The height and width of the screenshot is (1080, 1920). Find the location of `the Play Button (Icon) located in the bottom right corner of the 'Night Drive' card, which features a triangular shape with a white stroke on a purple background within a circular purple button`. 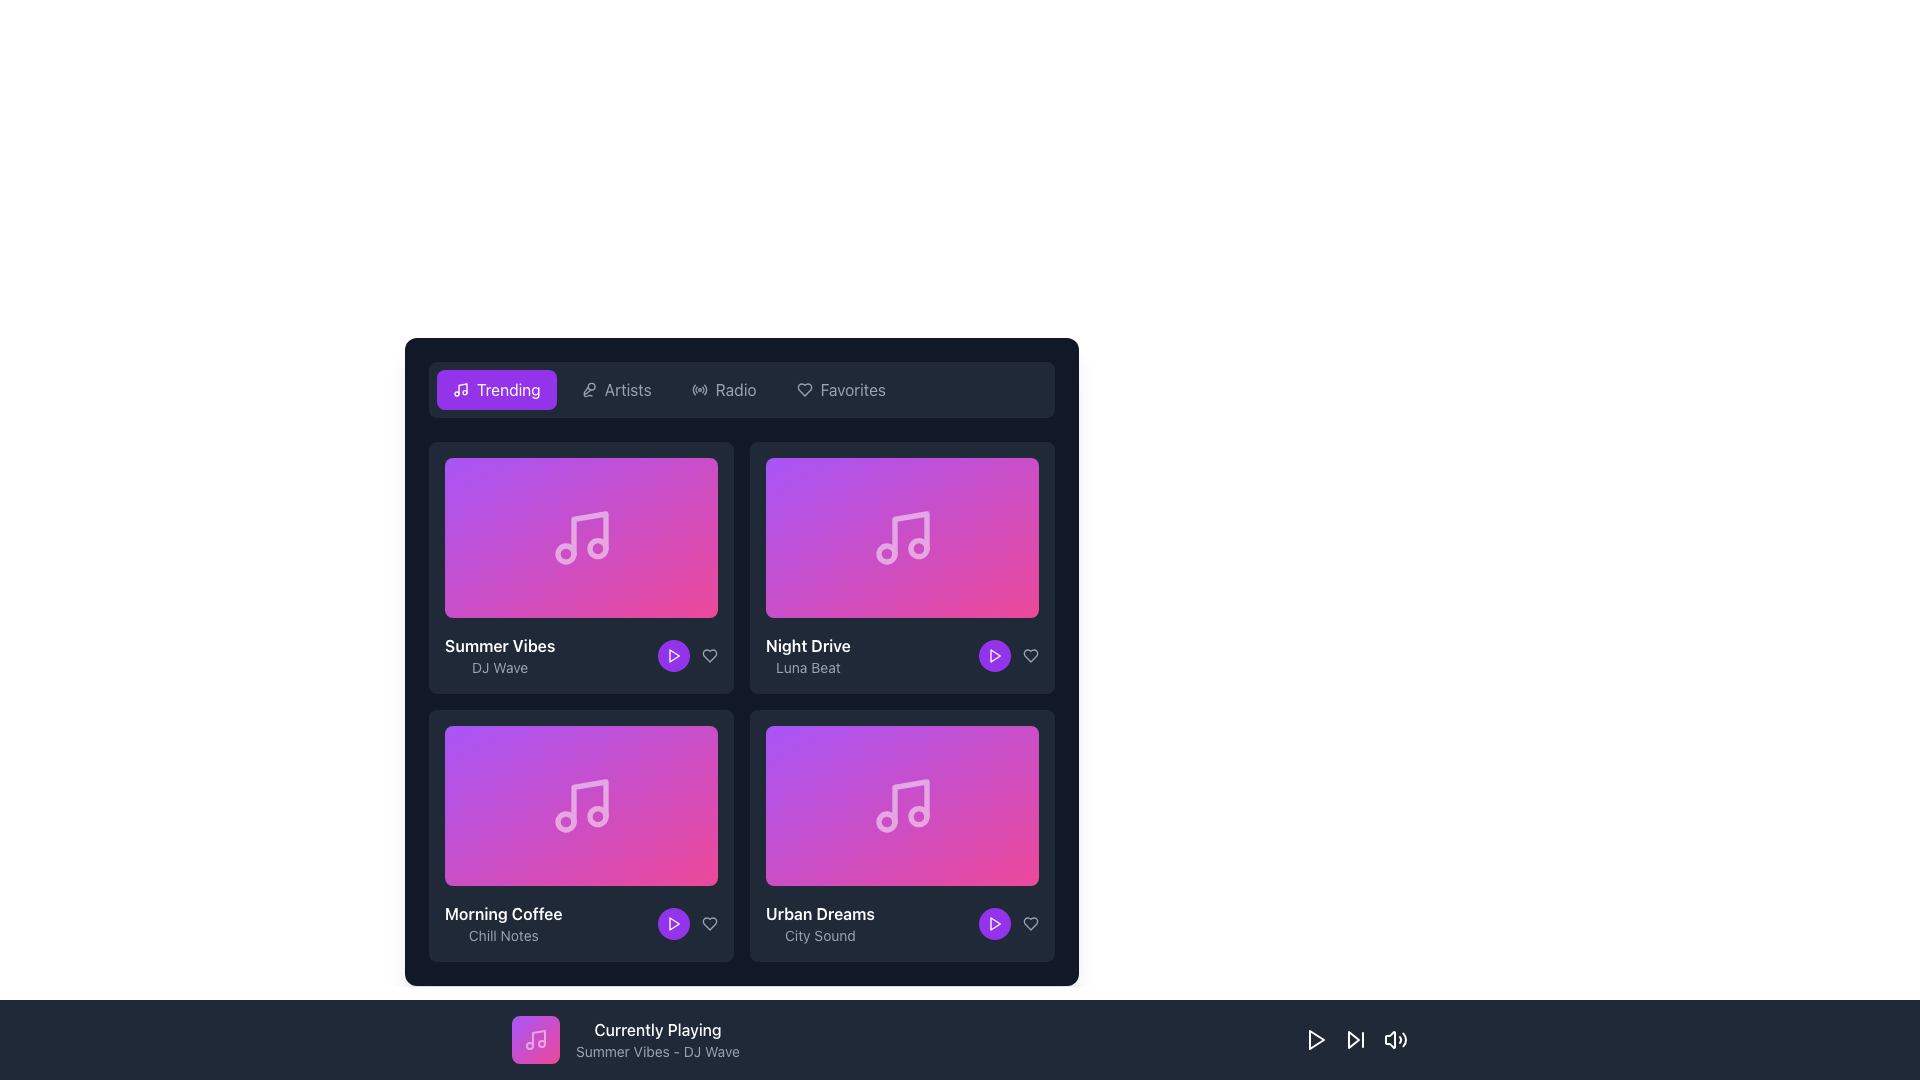

the Play Button (Icon) located in the bottom right corner of the 'Night Drive' card, which features a triangular shape with a white stroke on a purple background within a circular purple button is located at coordinates (994, 655).